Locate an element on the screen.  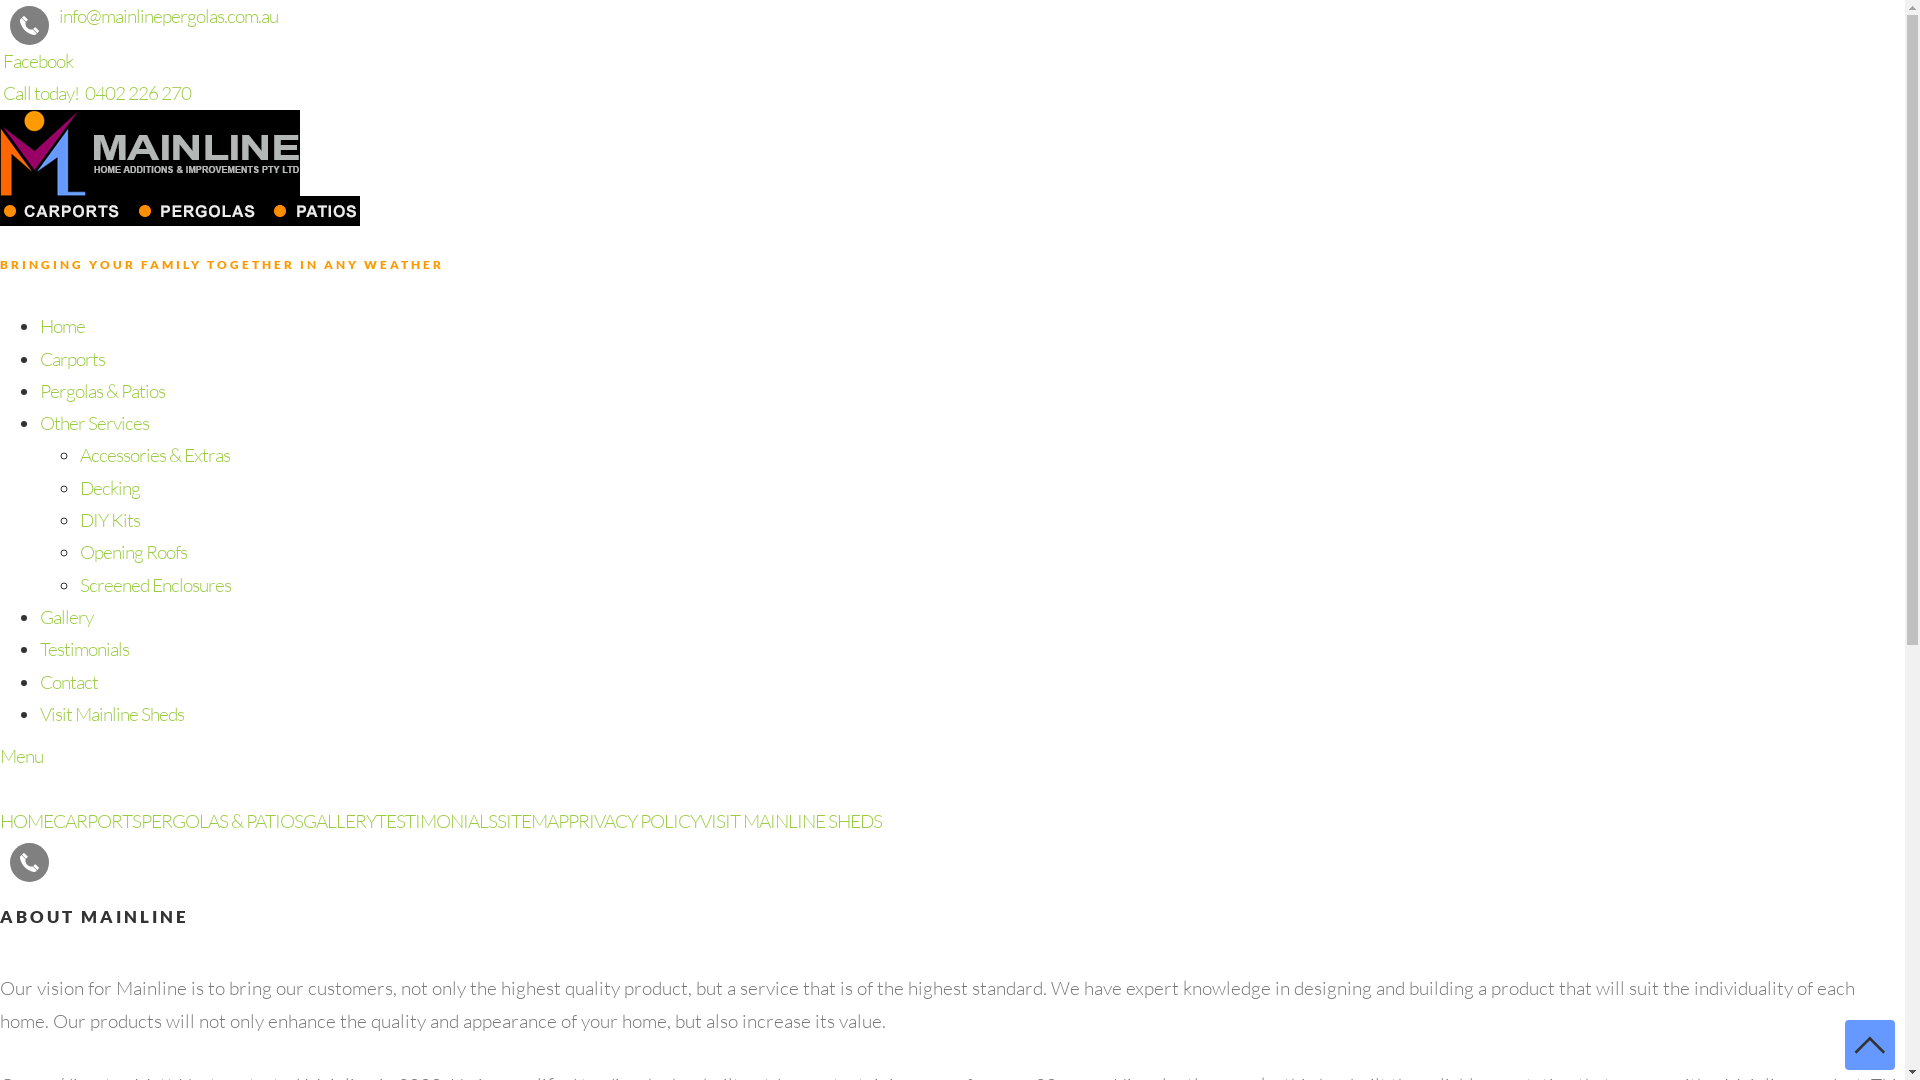
'Gallery' is located at coordinates (66, 616).